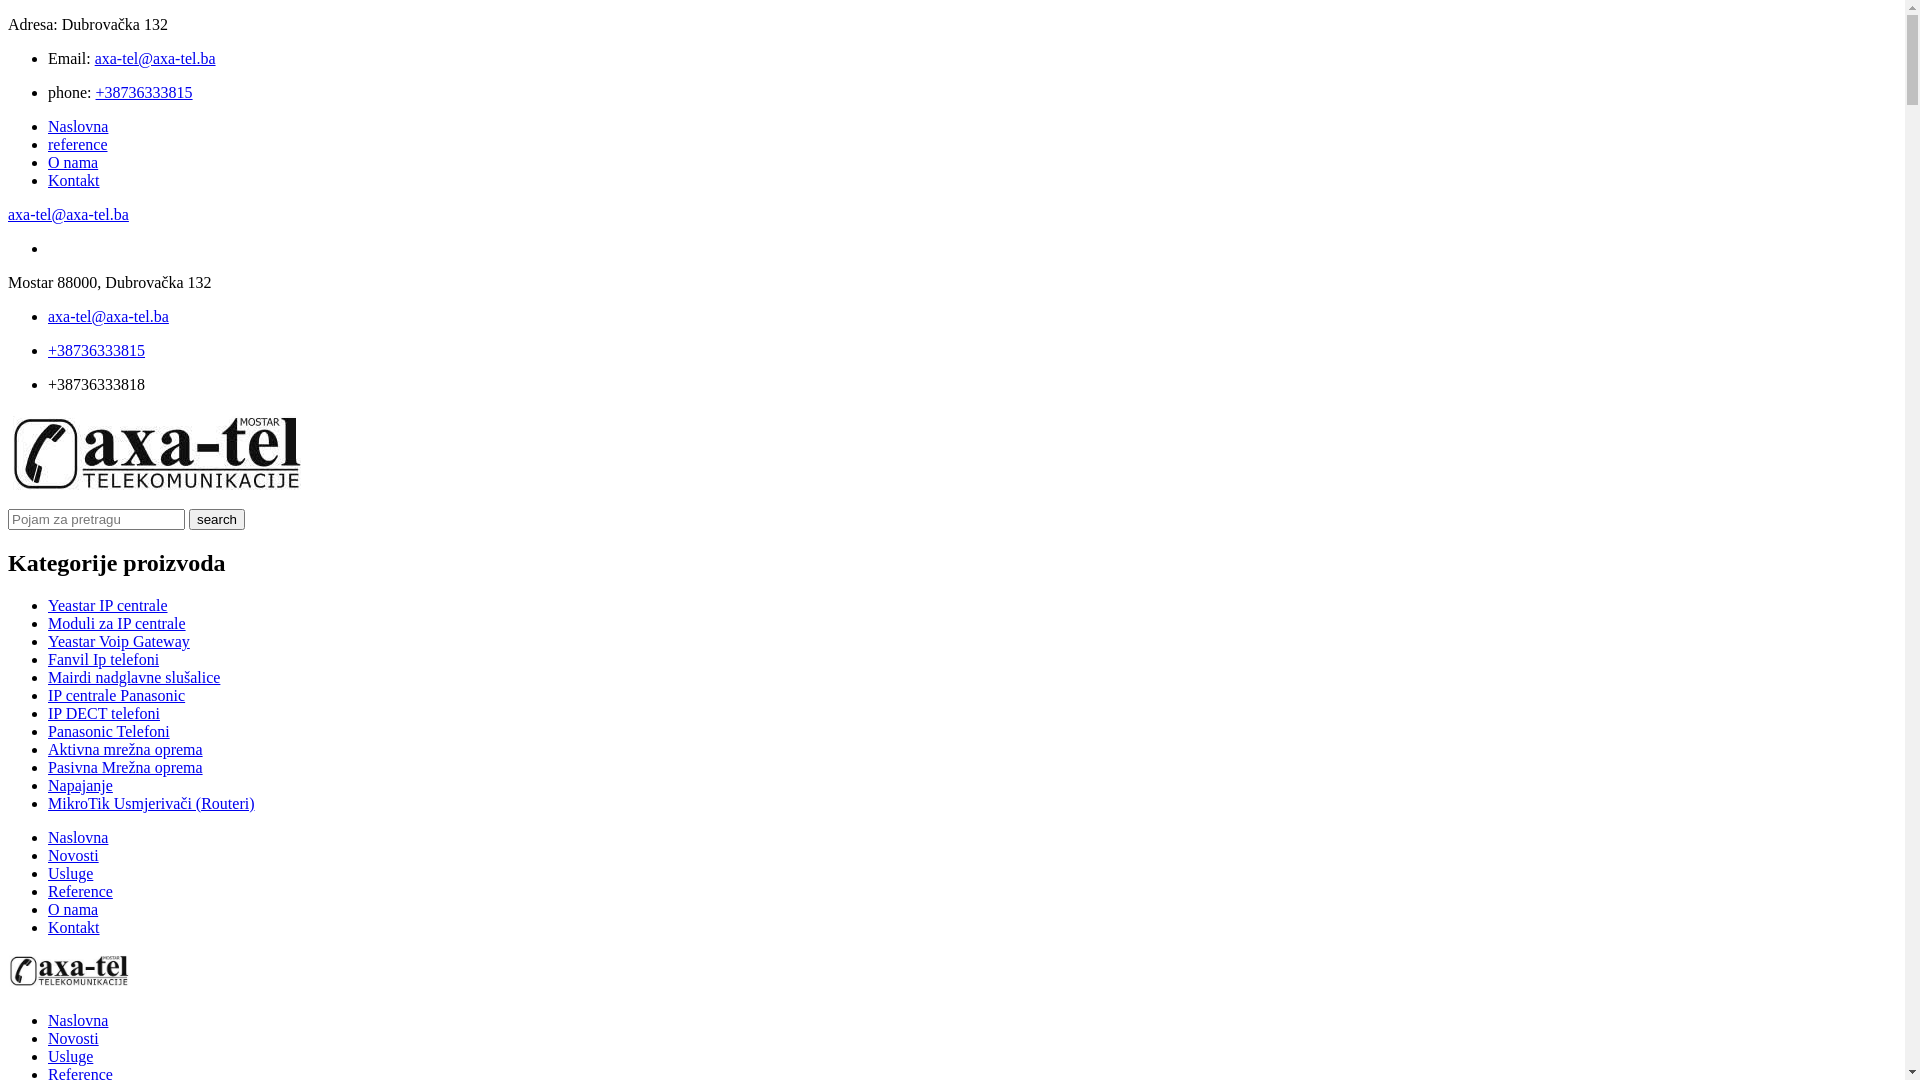 Image resolution: width=1920 pixels, height=1080 pixels. What do you see at coordinates (48, 890) in the screenshot?
I see `'Reference'` at bounding box center [48, 890].